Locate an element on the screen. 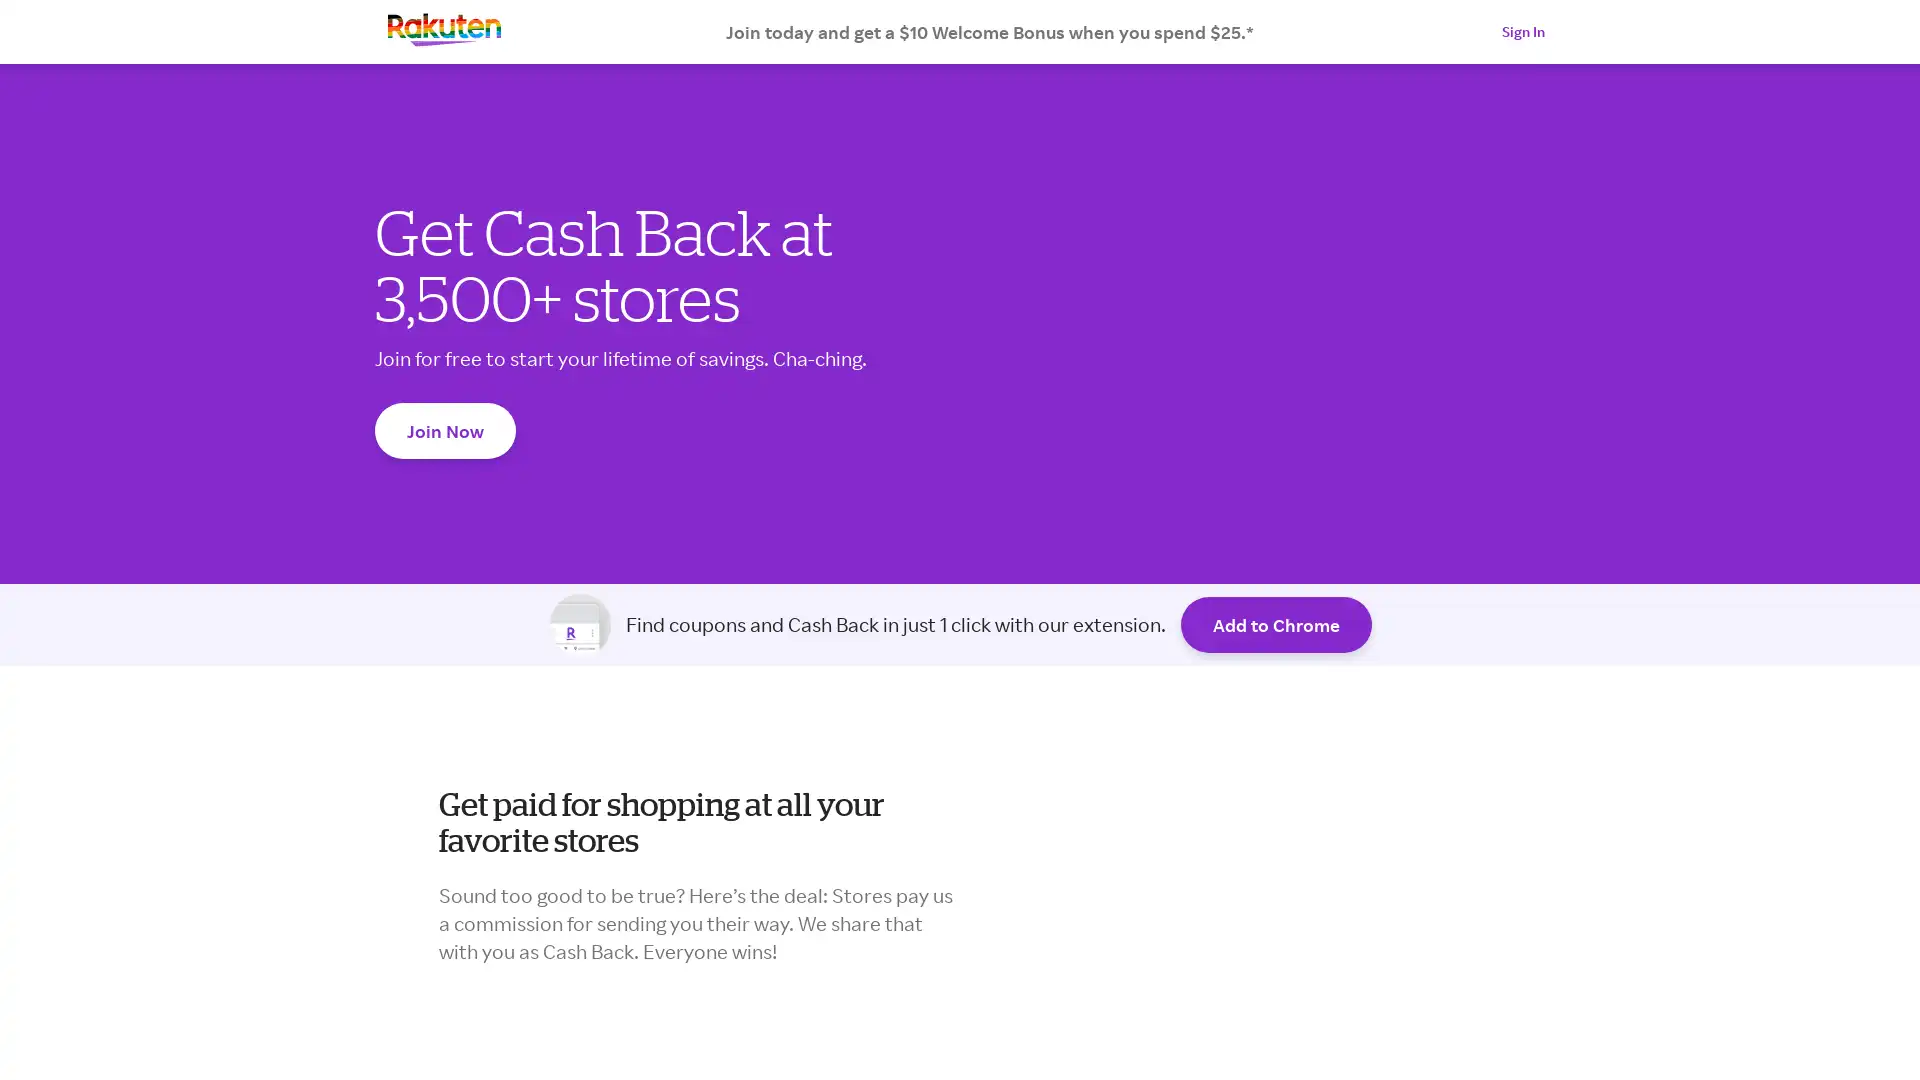 This screenshot has height=1080, width=1920. Add to Chrome is located at coordinates (1274, 623).